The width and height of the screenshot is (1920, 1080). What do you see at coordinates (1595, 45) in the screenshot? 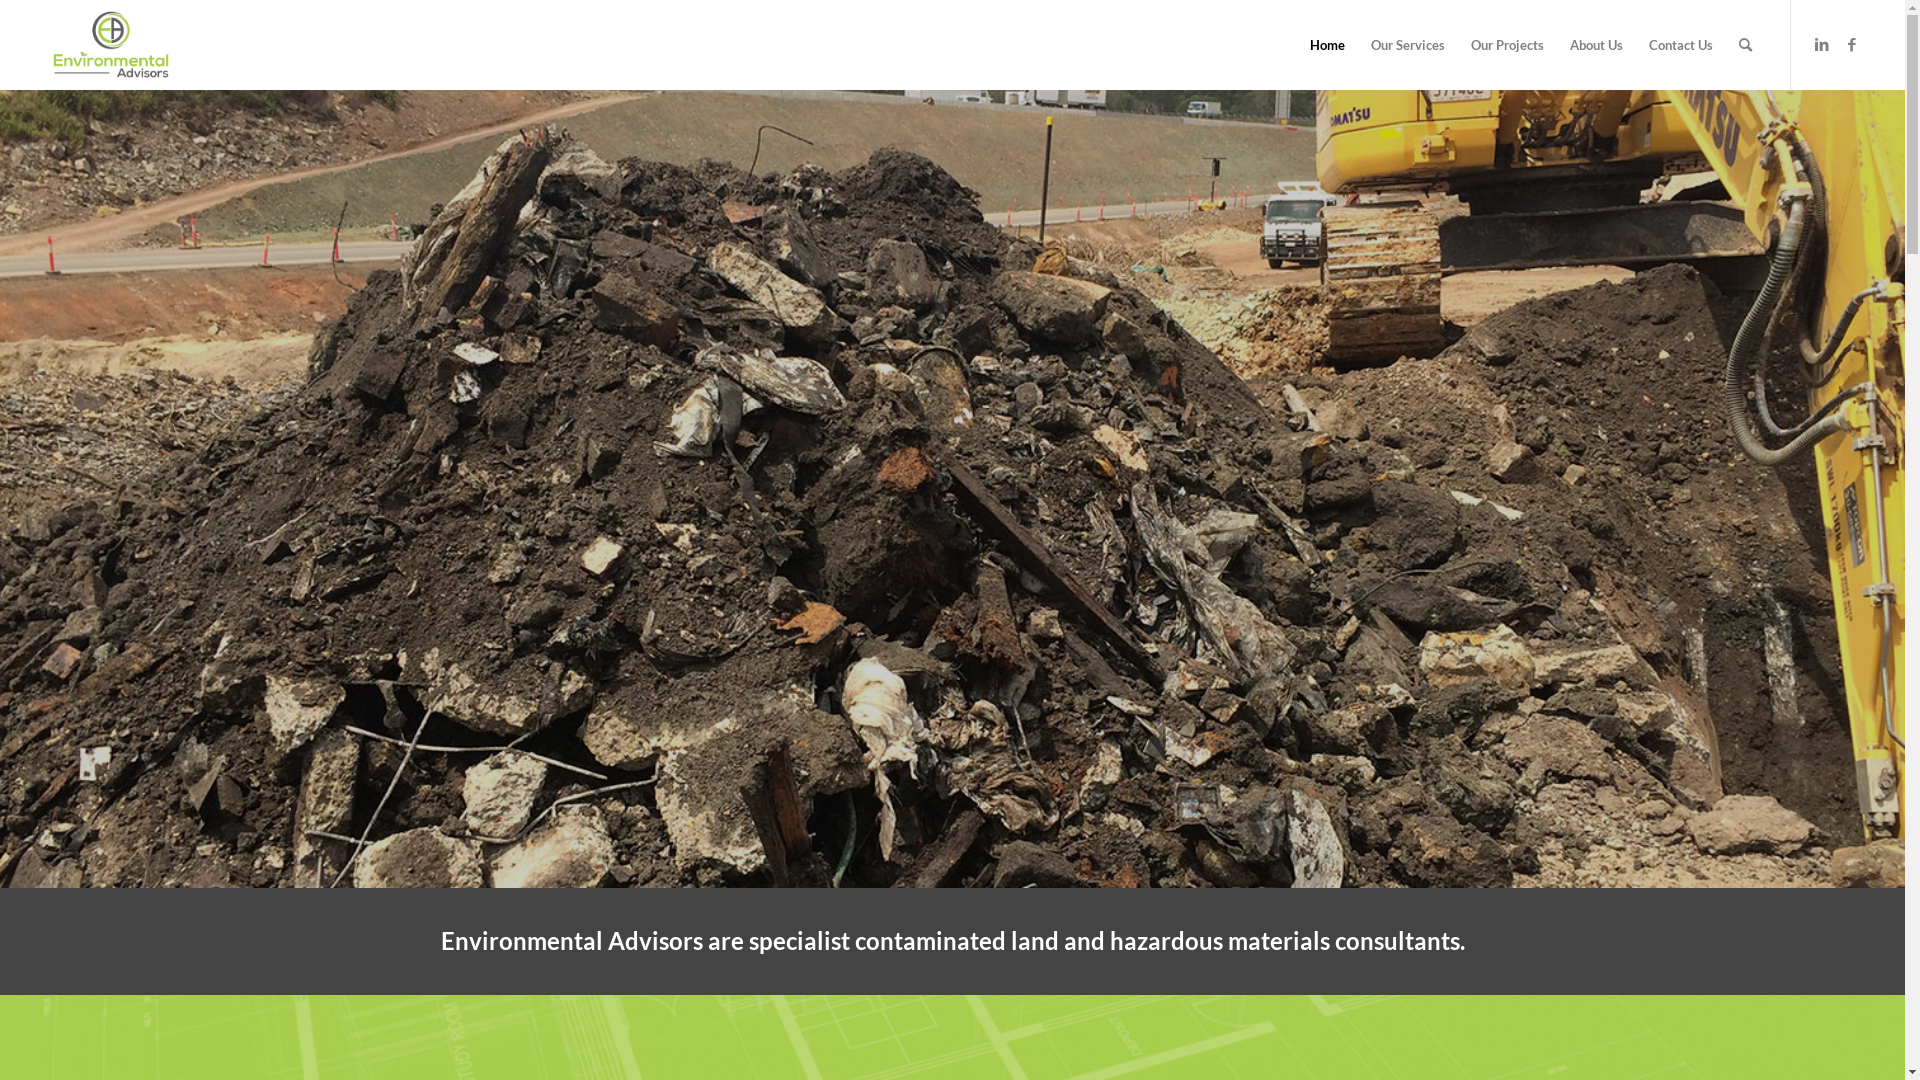
I see `'About Us'` at bounding box center [1595, 45].